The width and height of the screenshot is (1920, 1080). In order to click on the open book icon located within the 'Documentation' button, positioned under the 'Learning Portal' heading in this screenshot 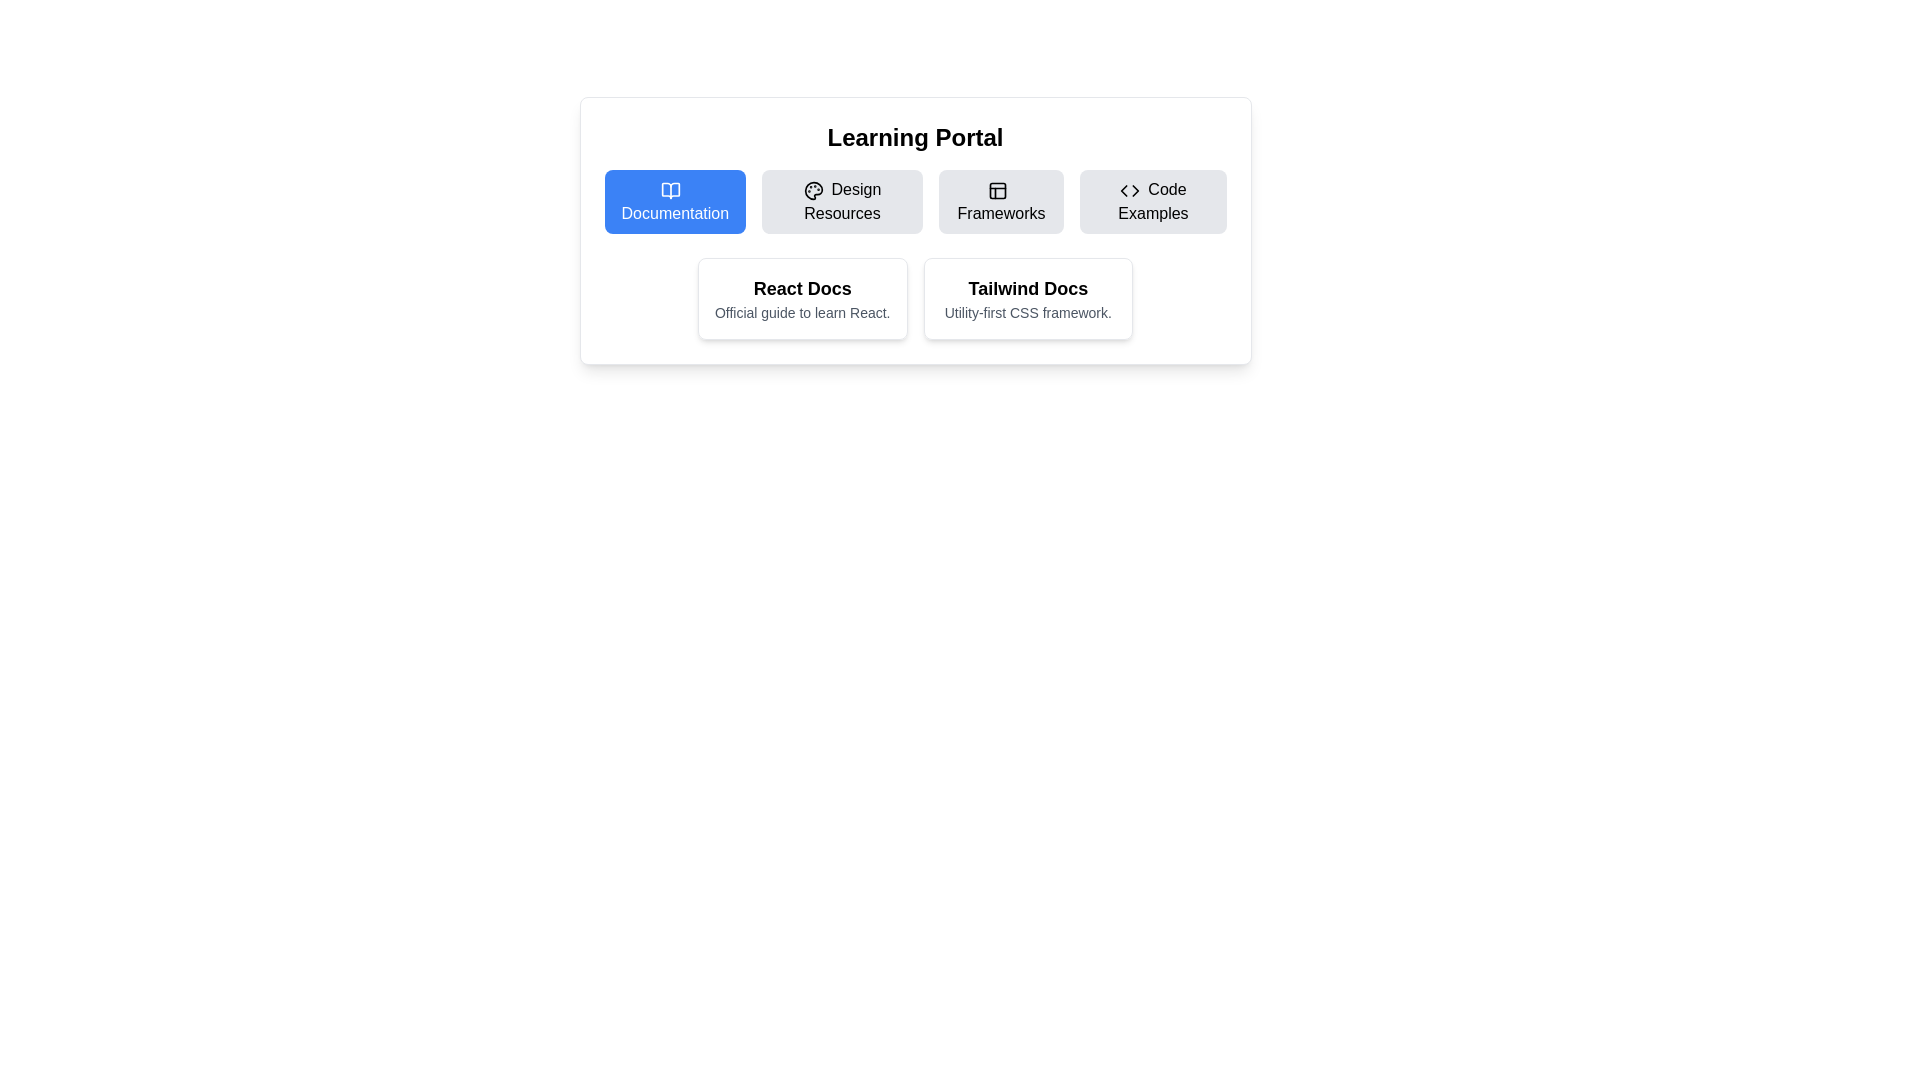, I will do `click(671, 190)`.